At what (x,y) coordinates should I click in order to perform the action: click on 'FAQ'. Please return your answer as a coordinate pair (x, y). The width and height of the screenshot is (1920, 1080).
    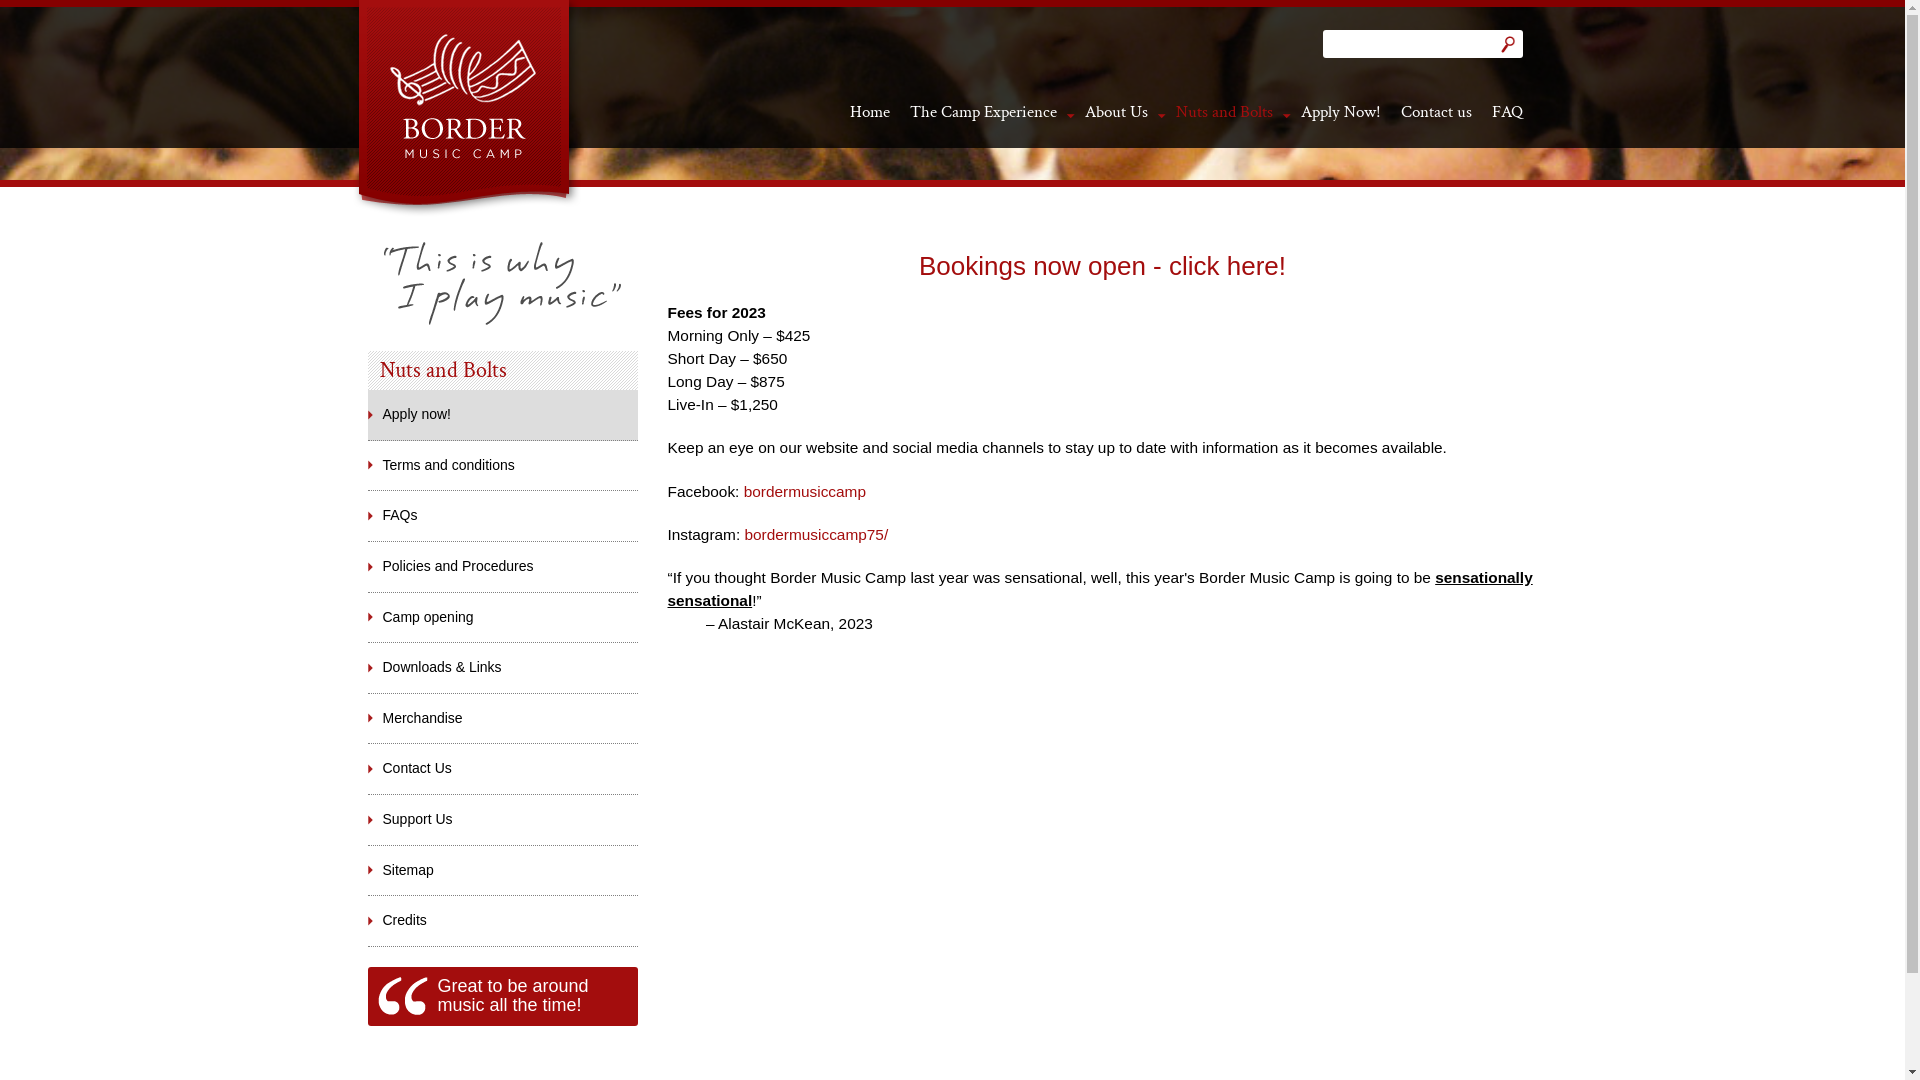
    Looking at the image, I should click on (1507, 111).